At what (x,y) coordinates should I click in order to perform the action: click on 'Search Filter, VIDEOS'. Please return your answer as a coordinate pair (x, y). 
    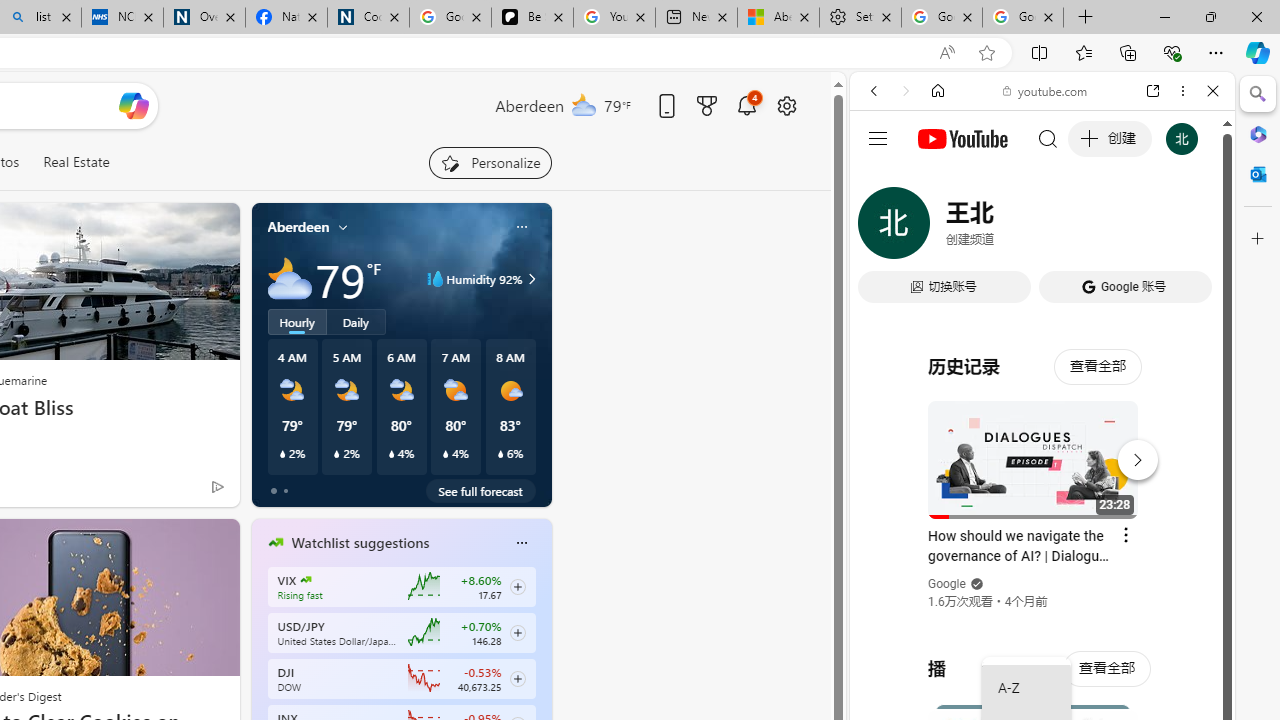
    Looking at the image, I should click on (1006, 227).